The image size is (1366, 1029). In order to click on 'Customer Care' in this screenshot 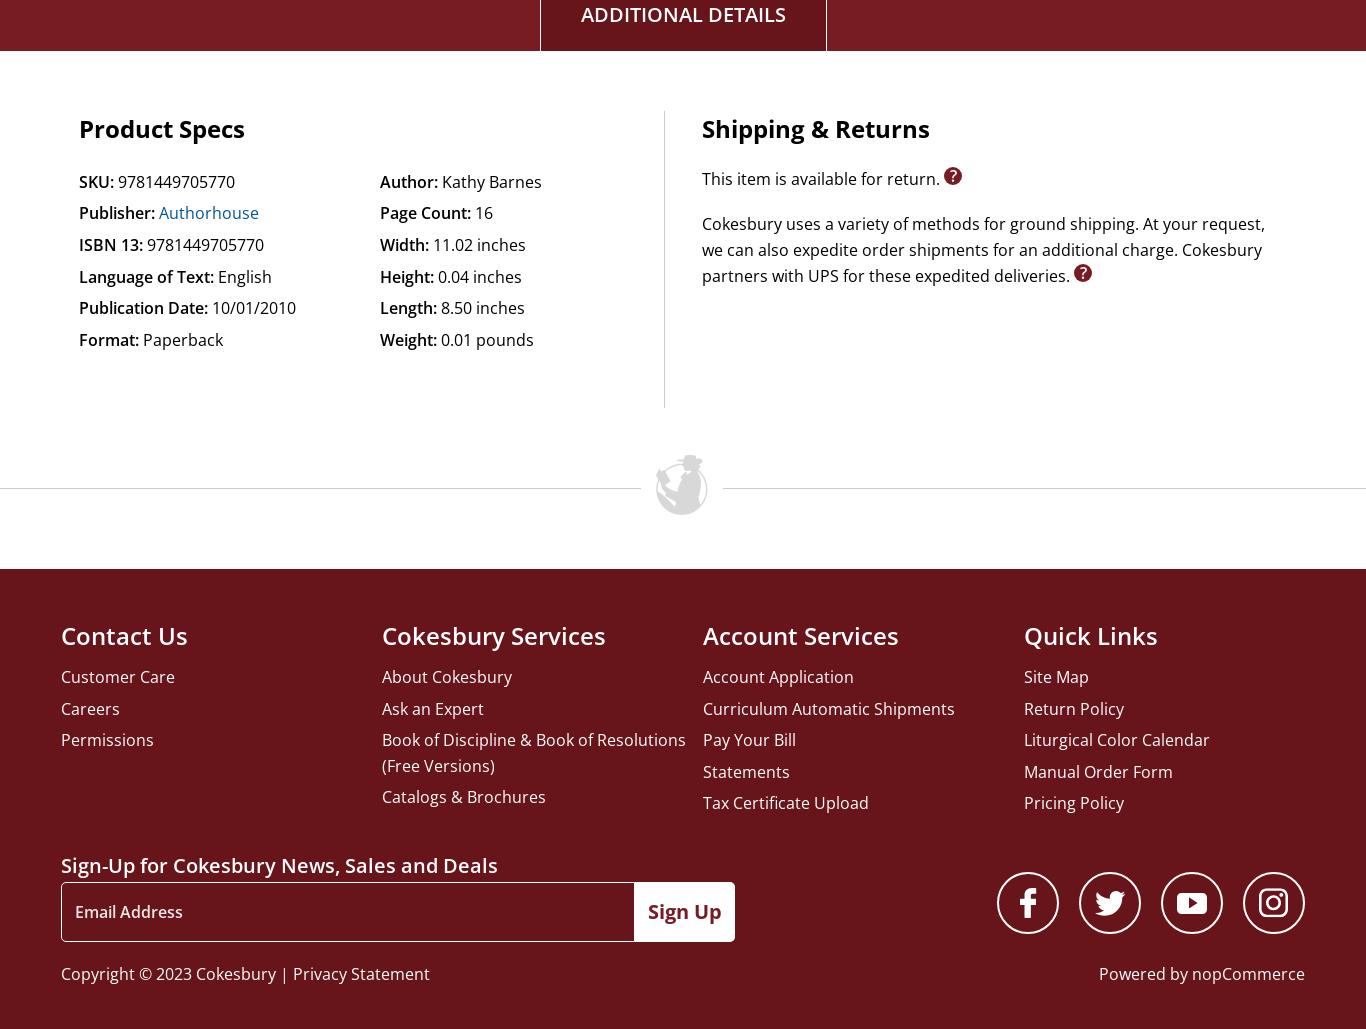, I will do `click(117, 674)`.